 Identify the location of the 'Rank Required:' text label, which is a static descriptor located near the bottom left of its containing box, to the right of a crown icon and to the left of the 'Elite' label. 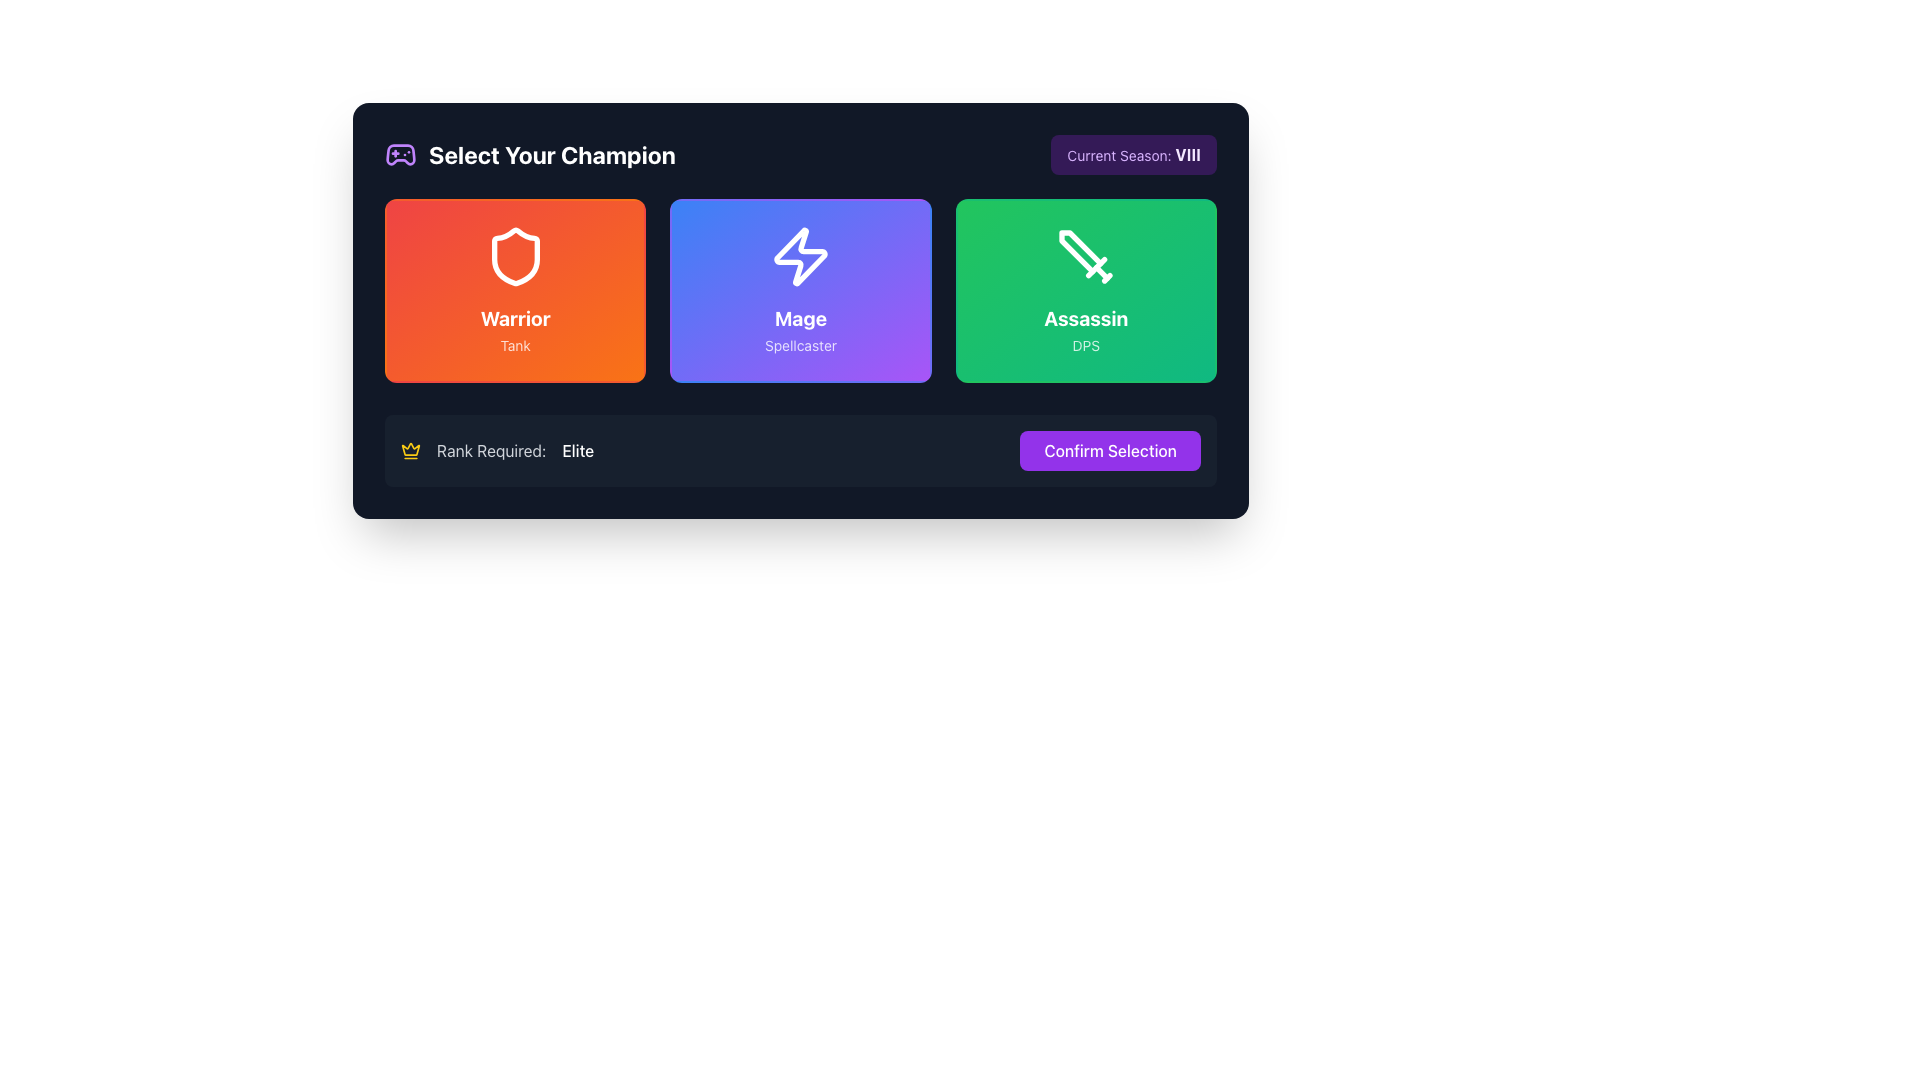
(491, 451).